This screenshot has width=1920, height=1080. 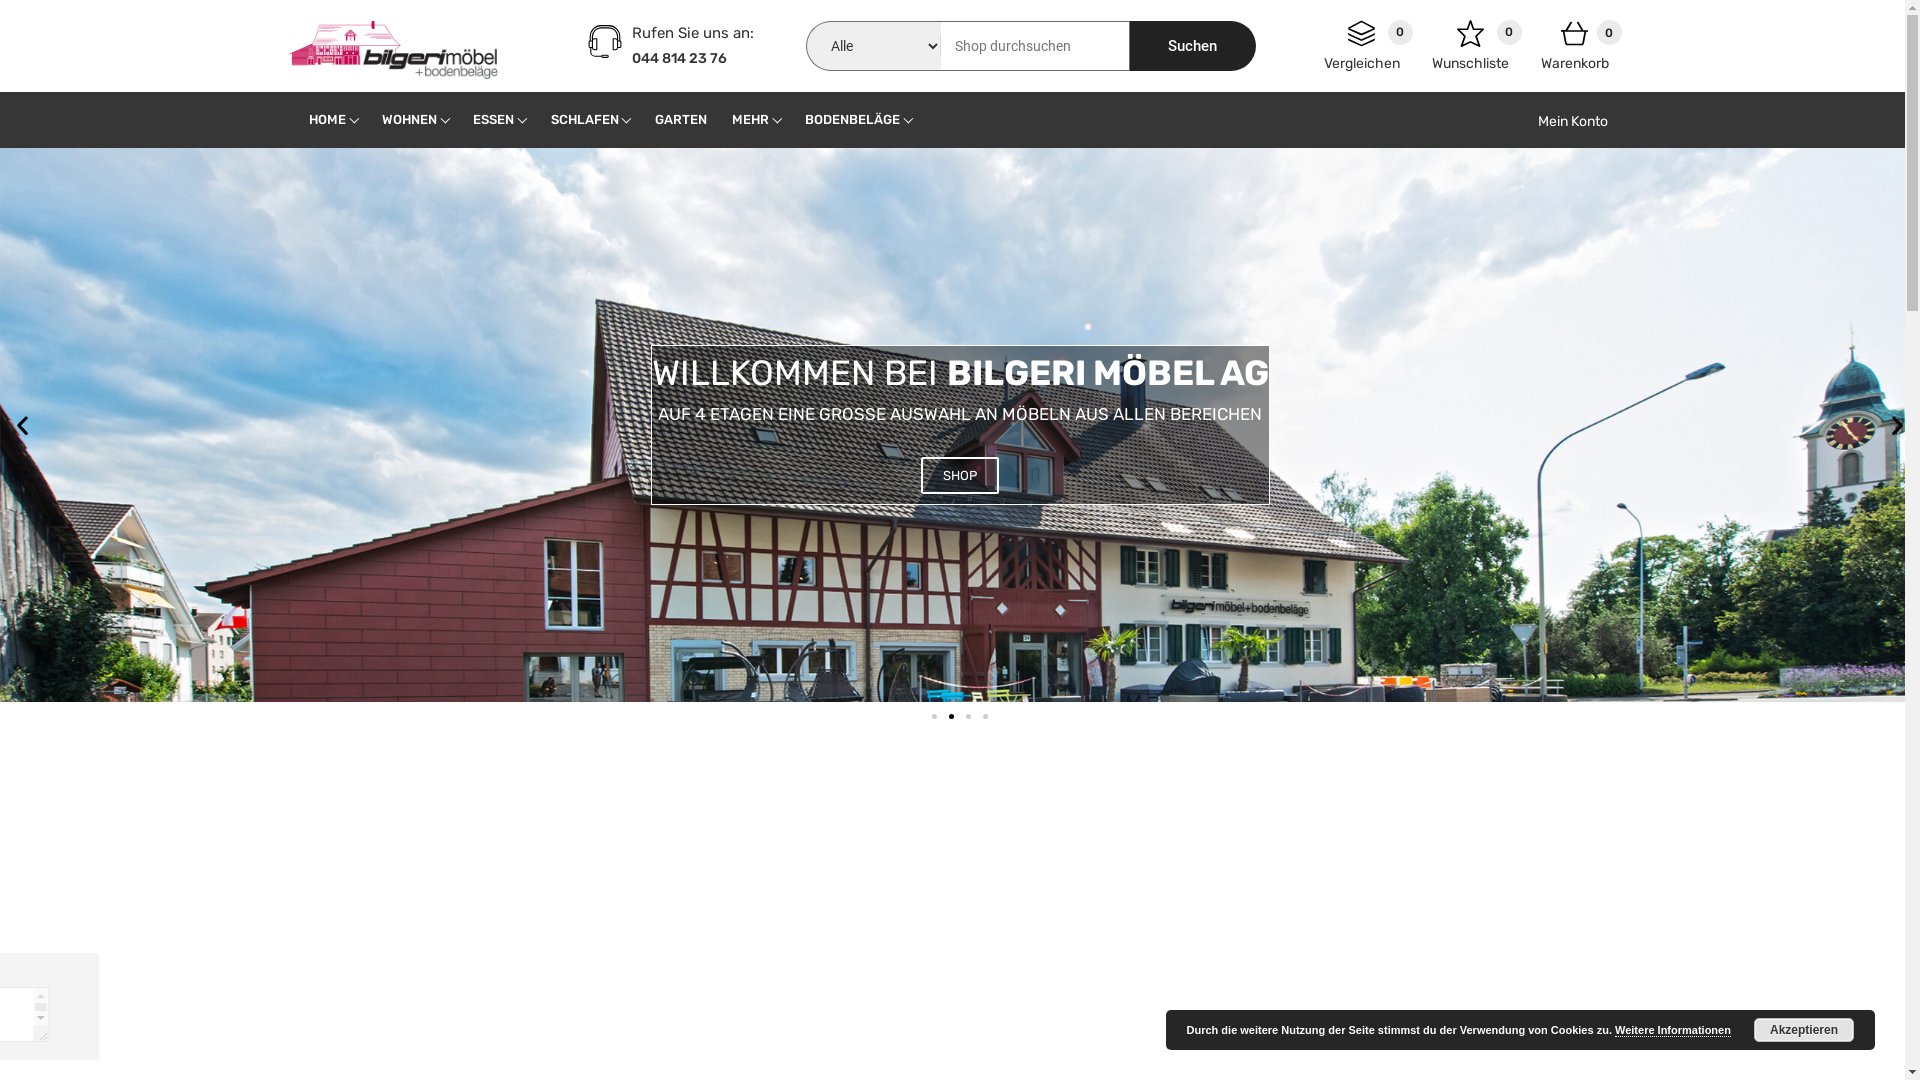 I want to click on 'SCHLAFEN', so click(x=543, y=119).